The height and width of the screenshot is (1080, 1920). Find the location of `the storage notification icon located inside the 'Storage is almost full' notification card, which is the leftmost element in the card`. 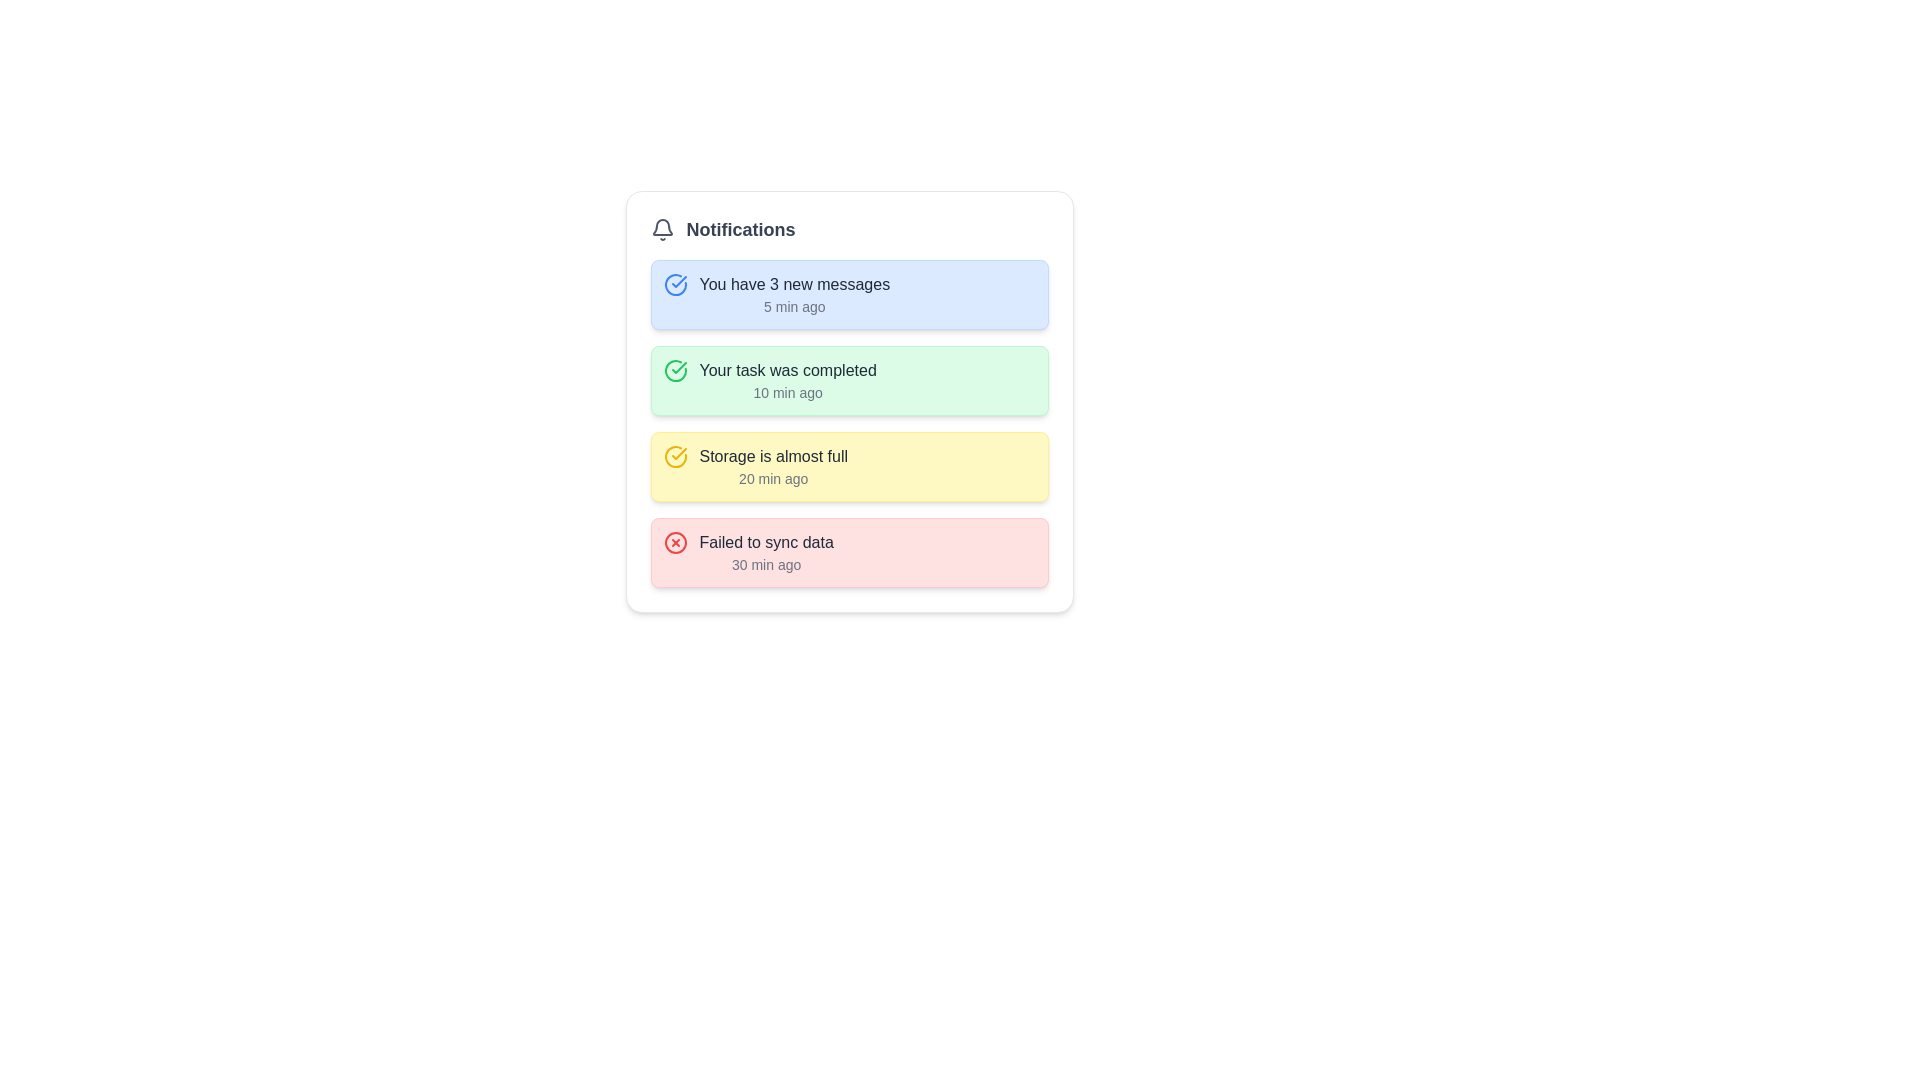

the storage notification icon located inside the 'Storage is almost full' notification card, which is the leftmost element in the card is located at coordinates (675, 456).